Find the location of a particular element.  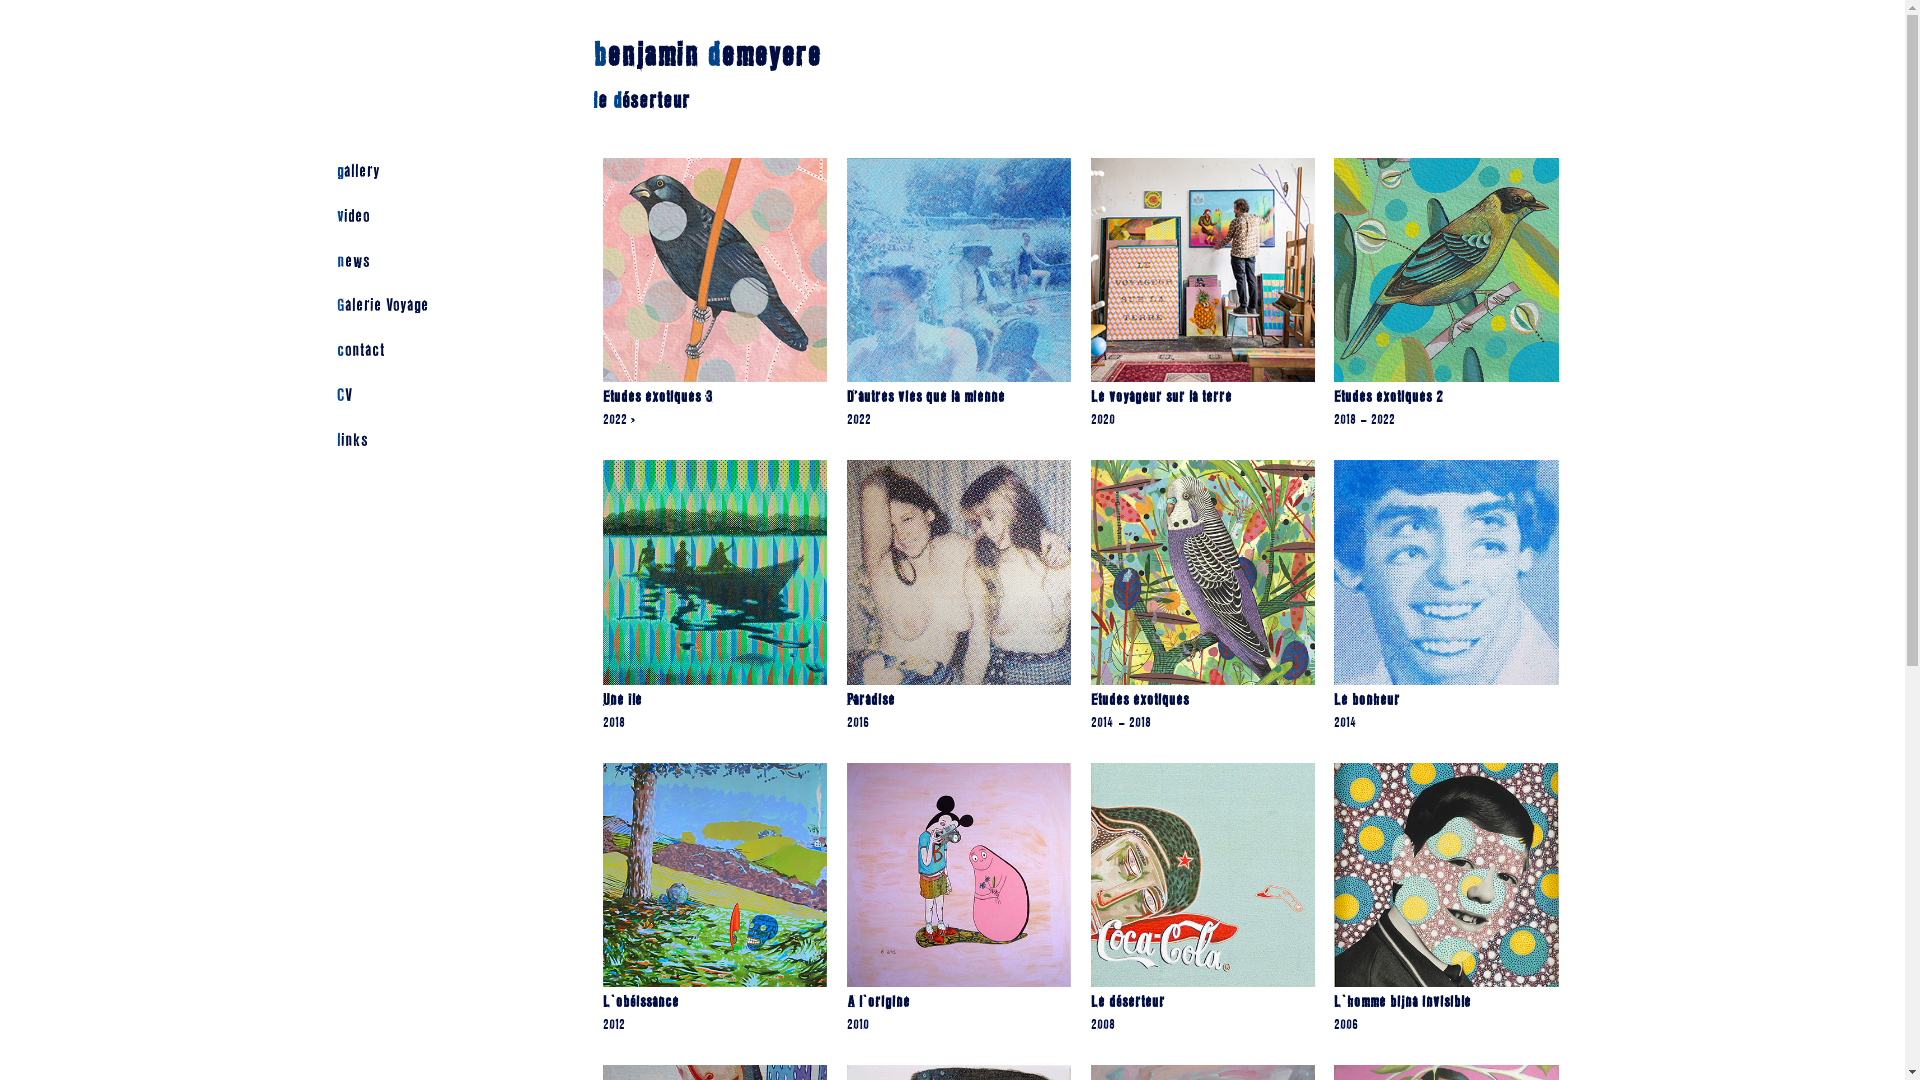

'Le voyageur sur la terre is located at coordinates (1202, 300).